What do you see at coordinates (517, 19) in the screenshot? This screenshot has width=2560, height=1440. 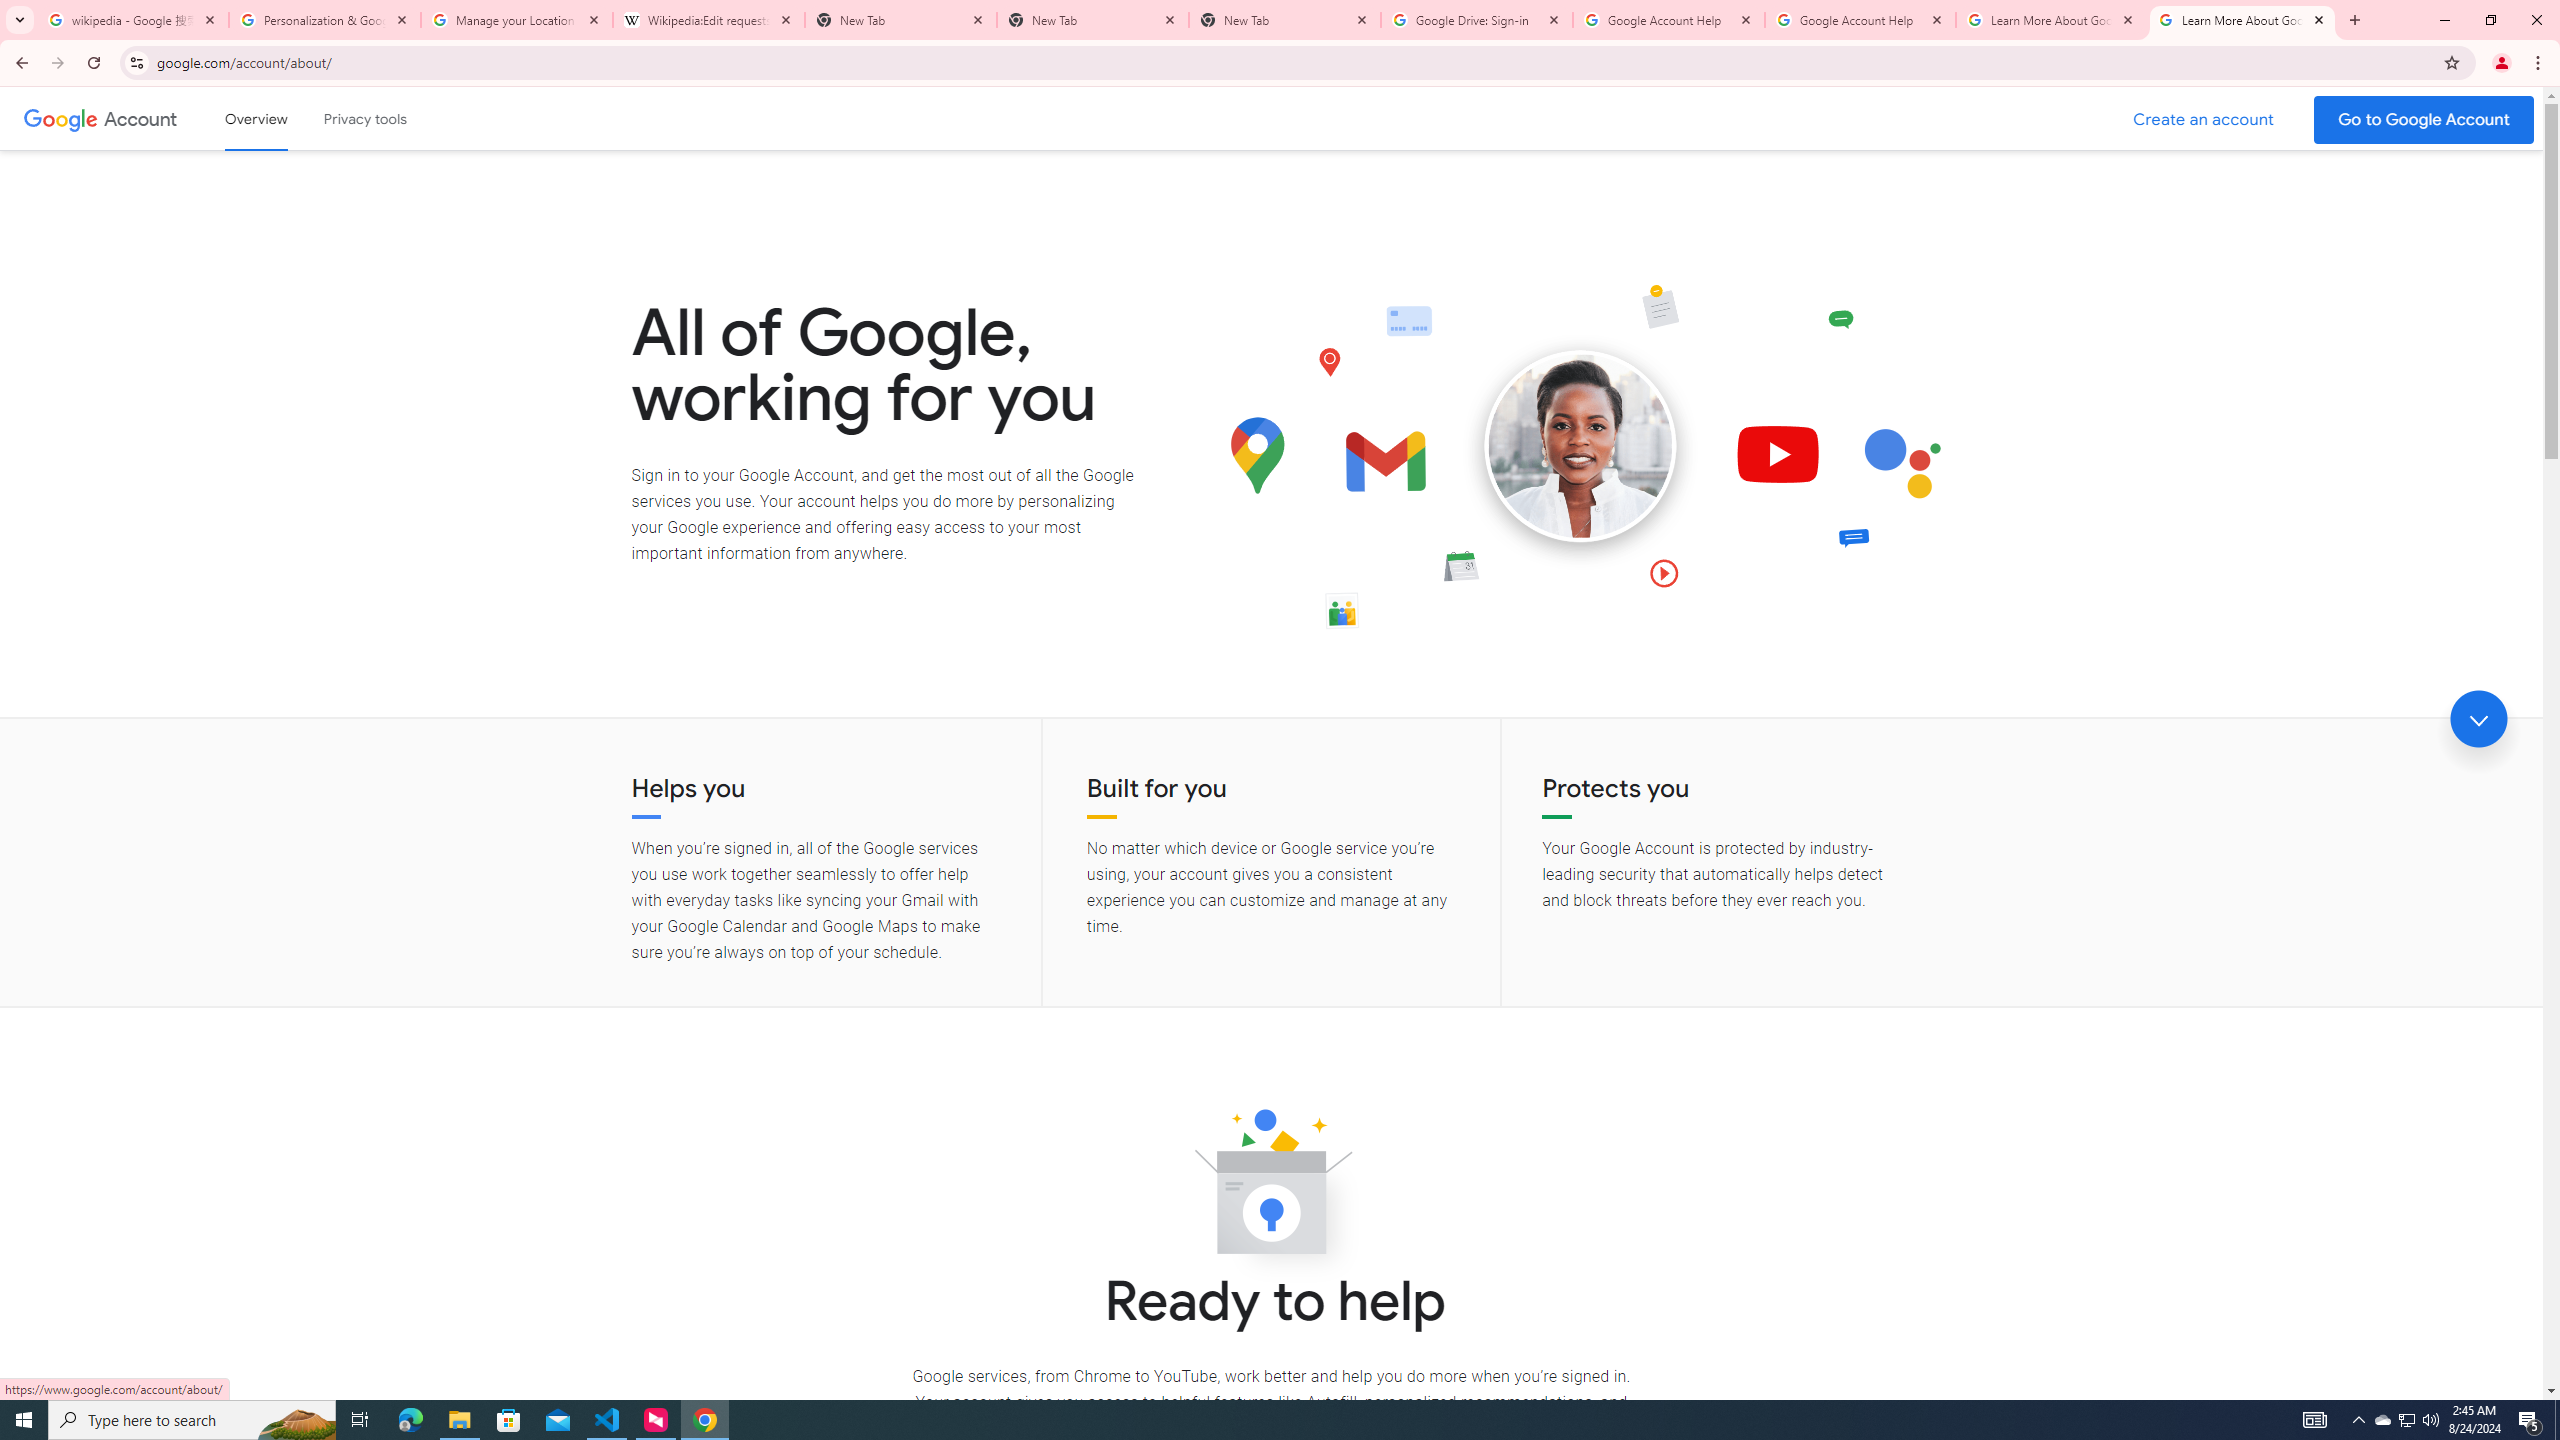 I see `'Manage your Location History - Google Search Help'` at bounding box center [517, 19].